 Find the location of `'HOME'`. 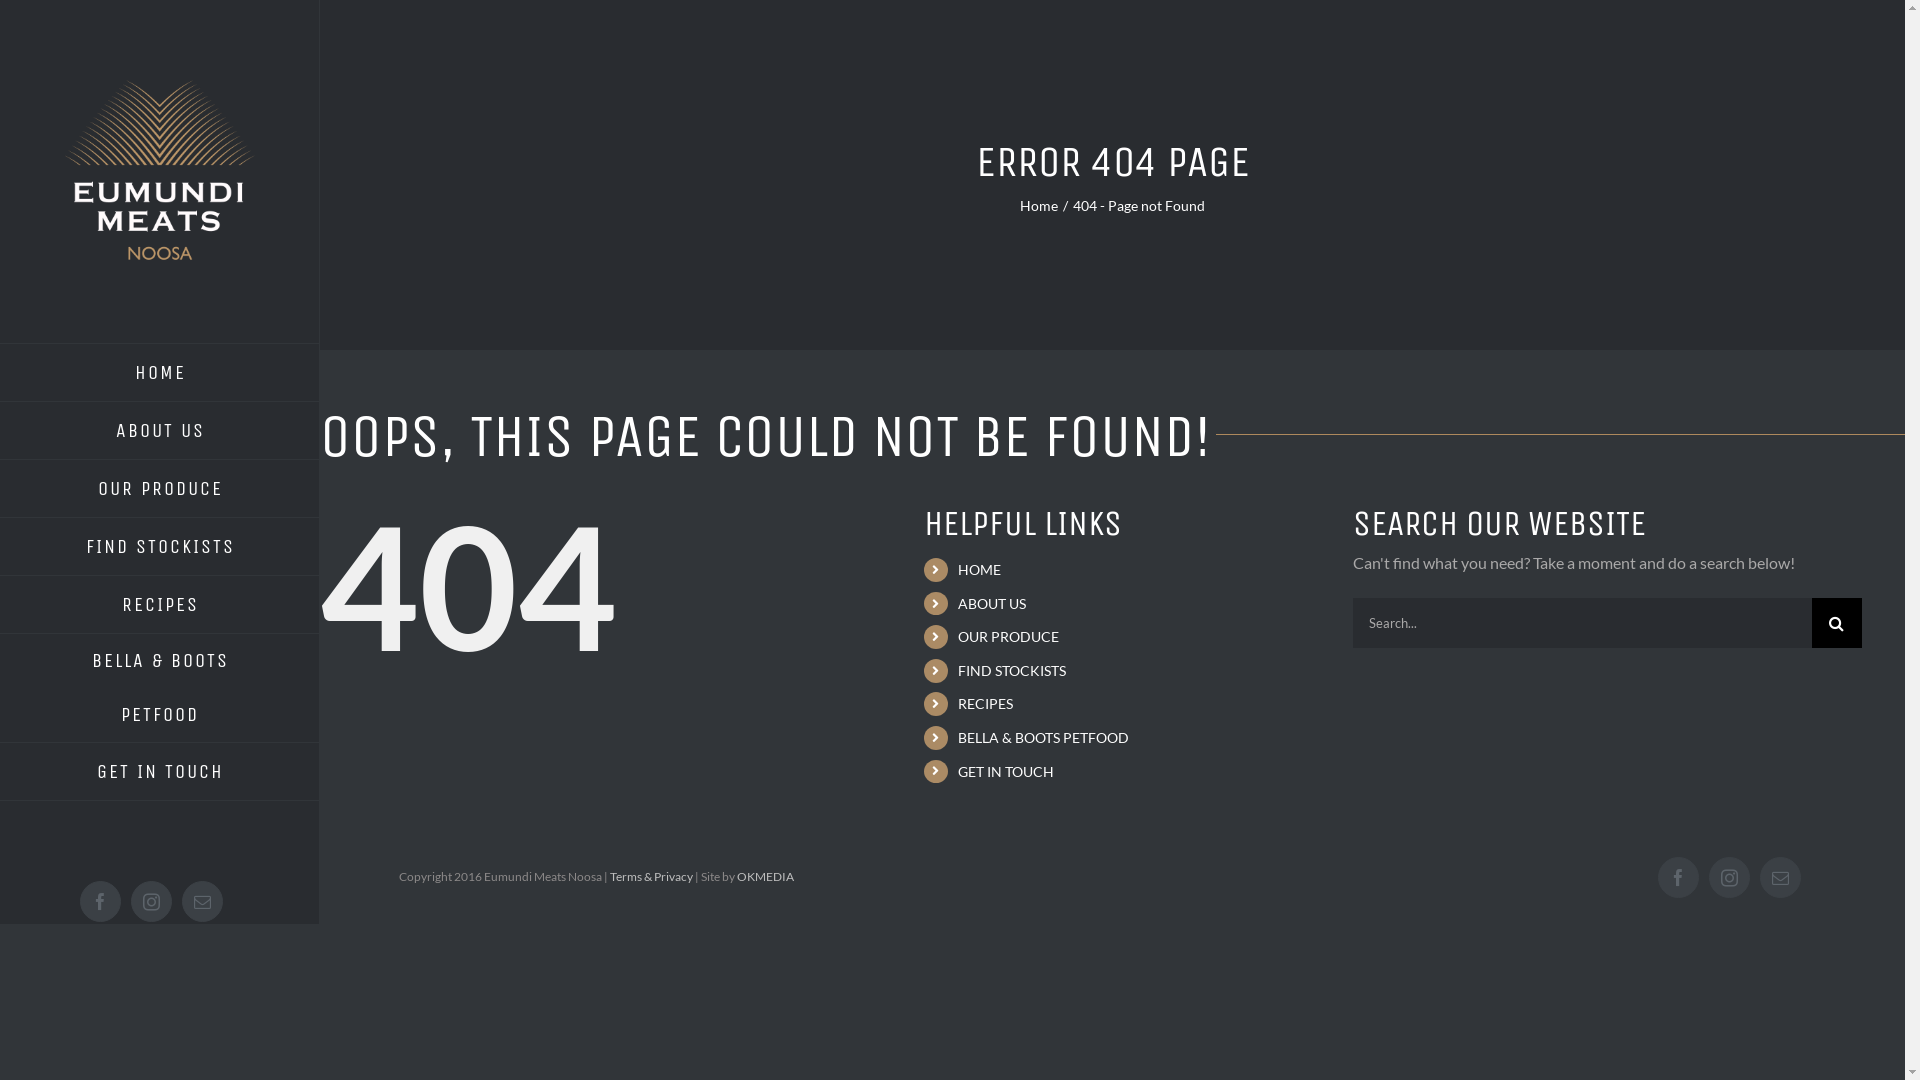

'HOME' is located at coordinates (158, 372).